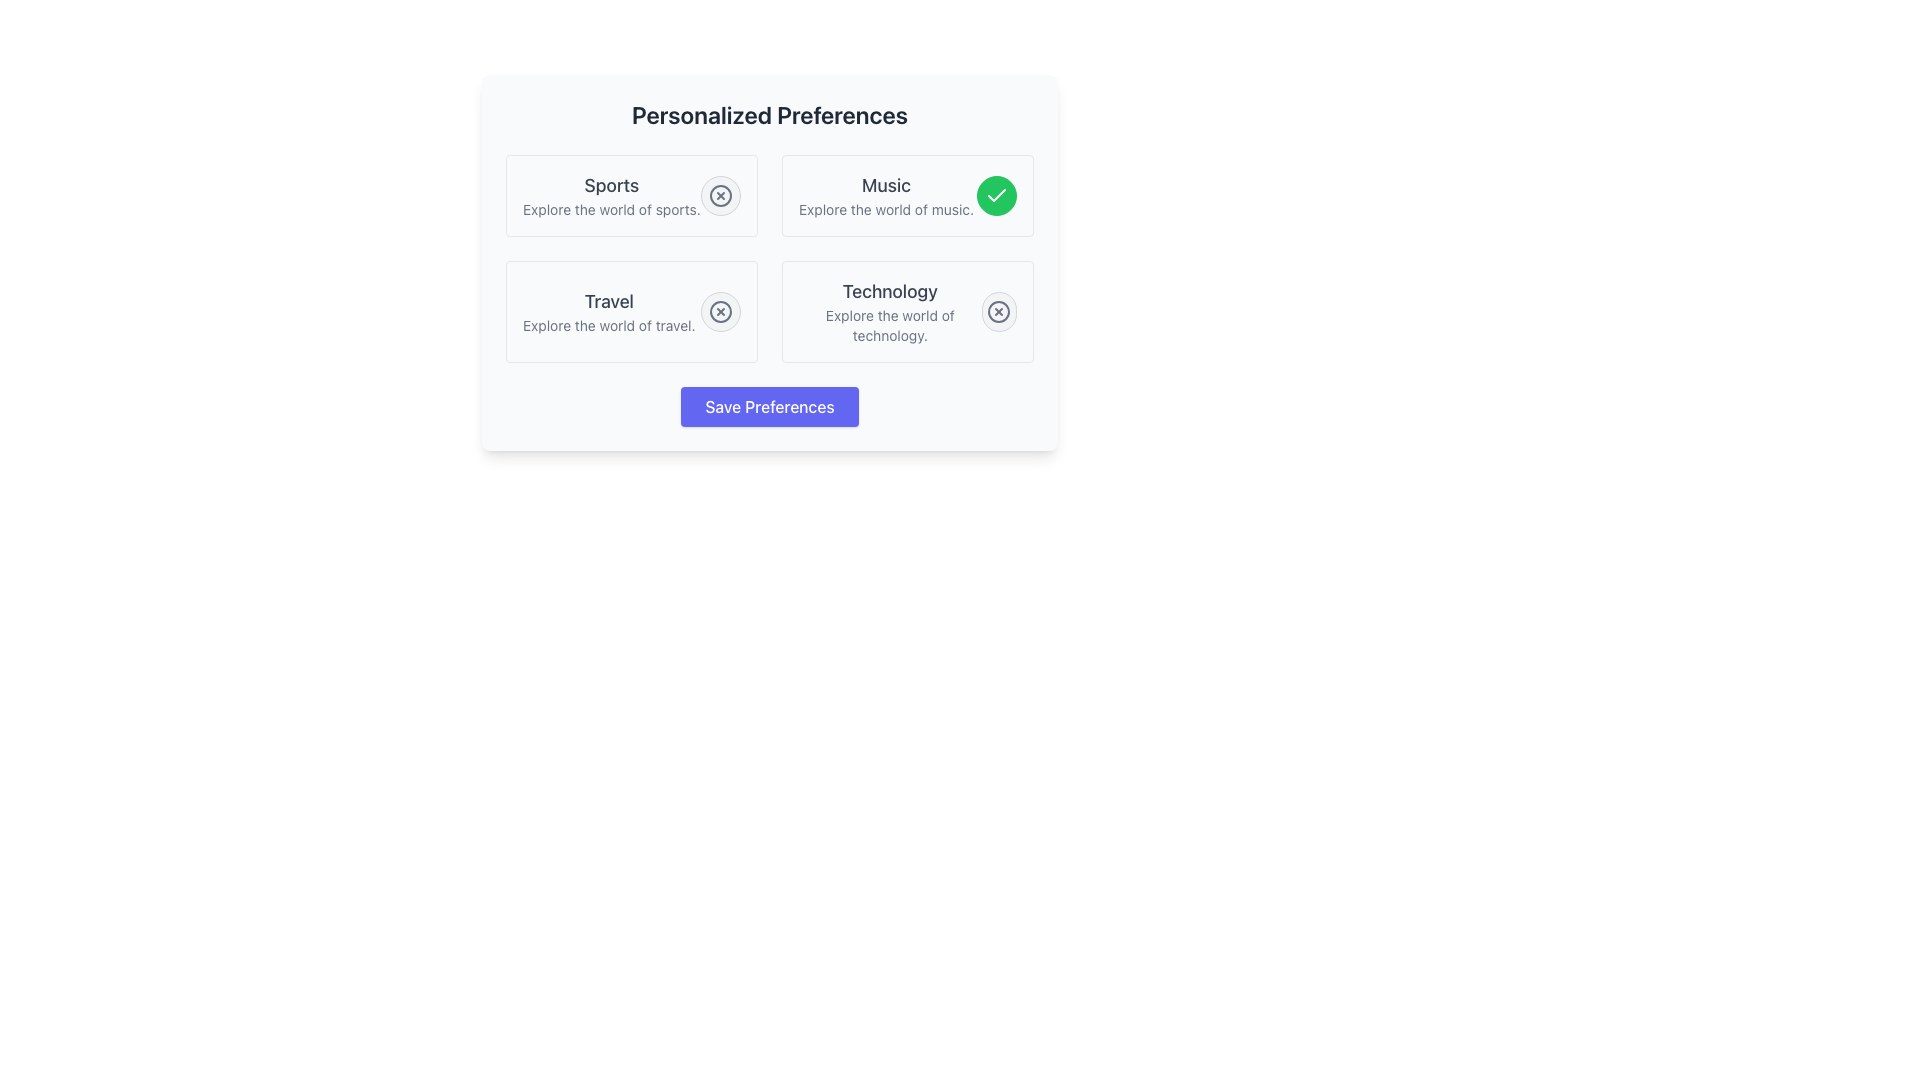 This screenshot has height=1080, width=1920. What do you see at coordinates (889, 325) in the screenshot?
I see `the descriptive subheading text element located in the 'Technology' section, situated directly below the larger and bold 'Technology' title in the bottom-right corner of the interface` at bounding box center [889, 325].